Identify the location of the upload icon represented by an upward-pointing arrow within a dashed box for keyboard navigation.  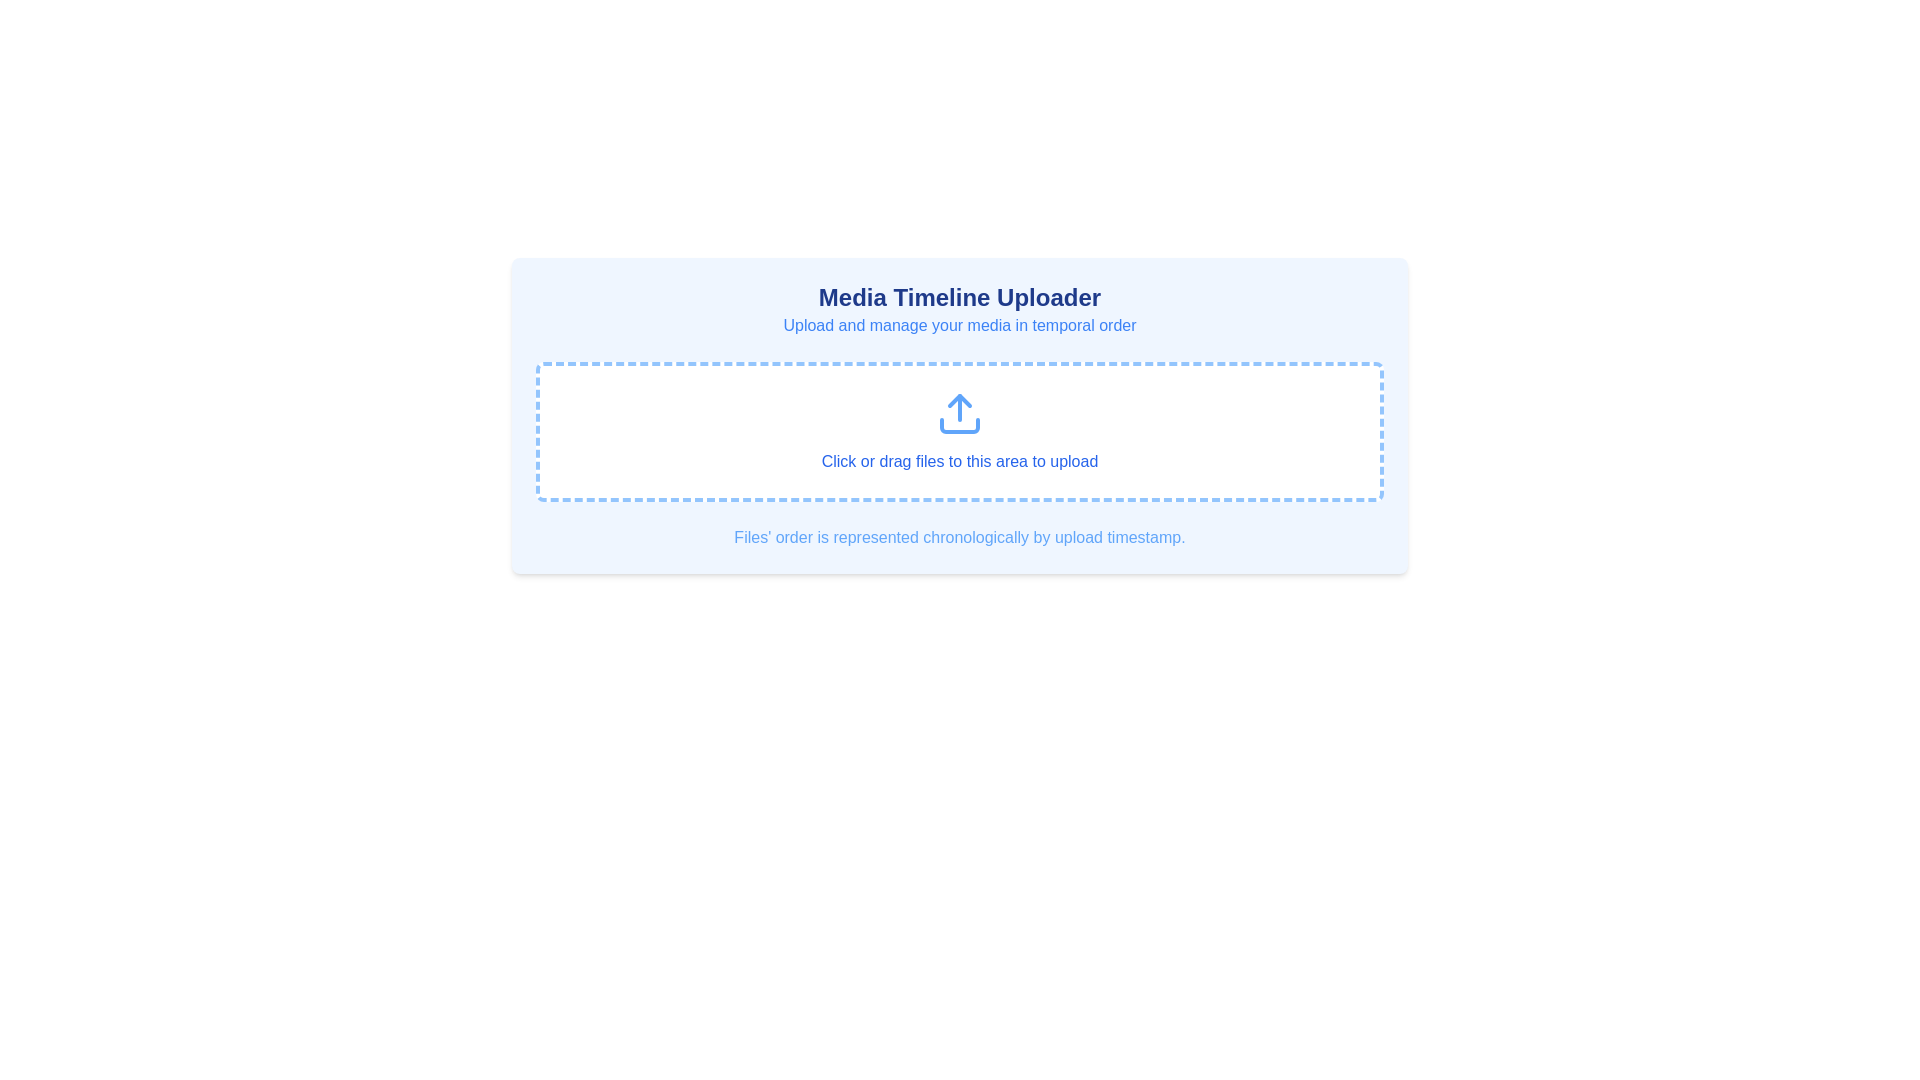
(960, 412).